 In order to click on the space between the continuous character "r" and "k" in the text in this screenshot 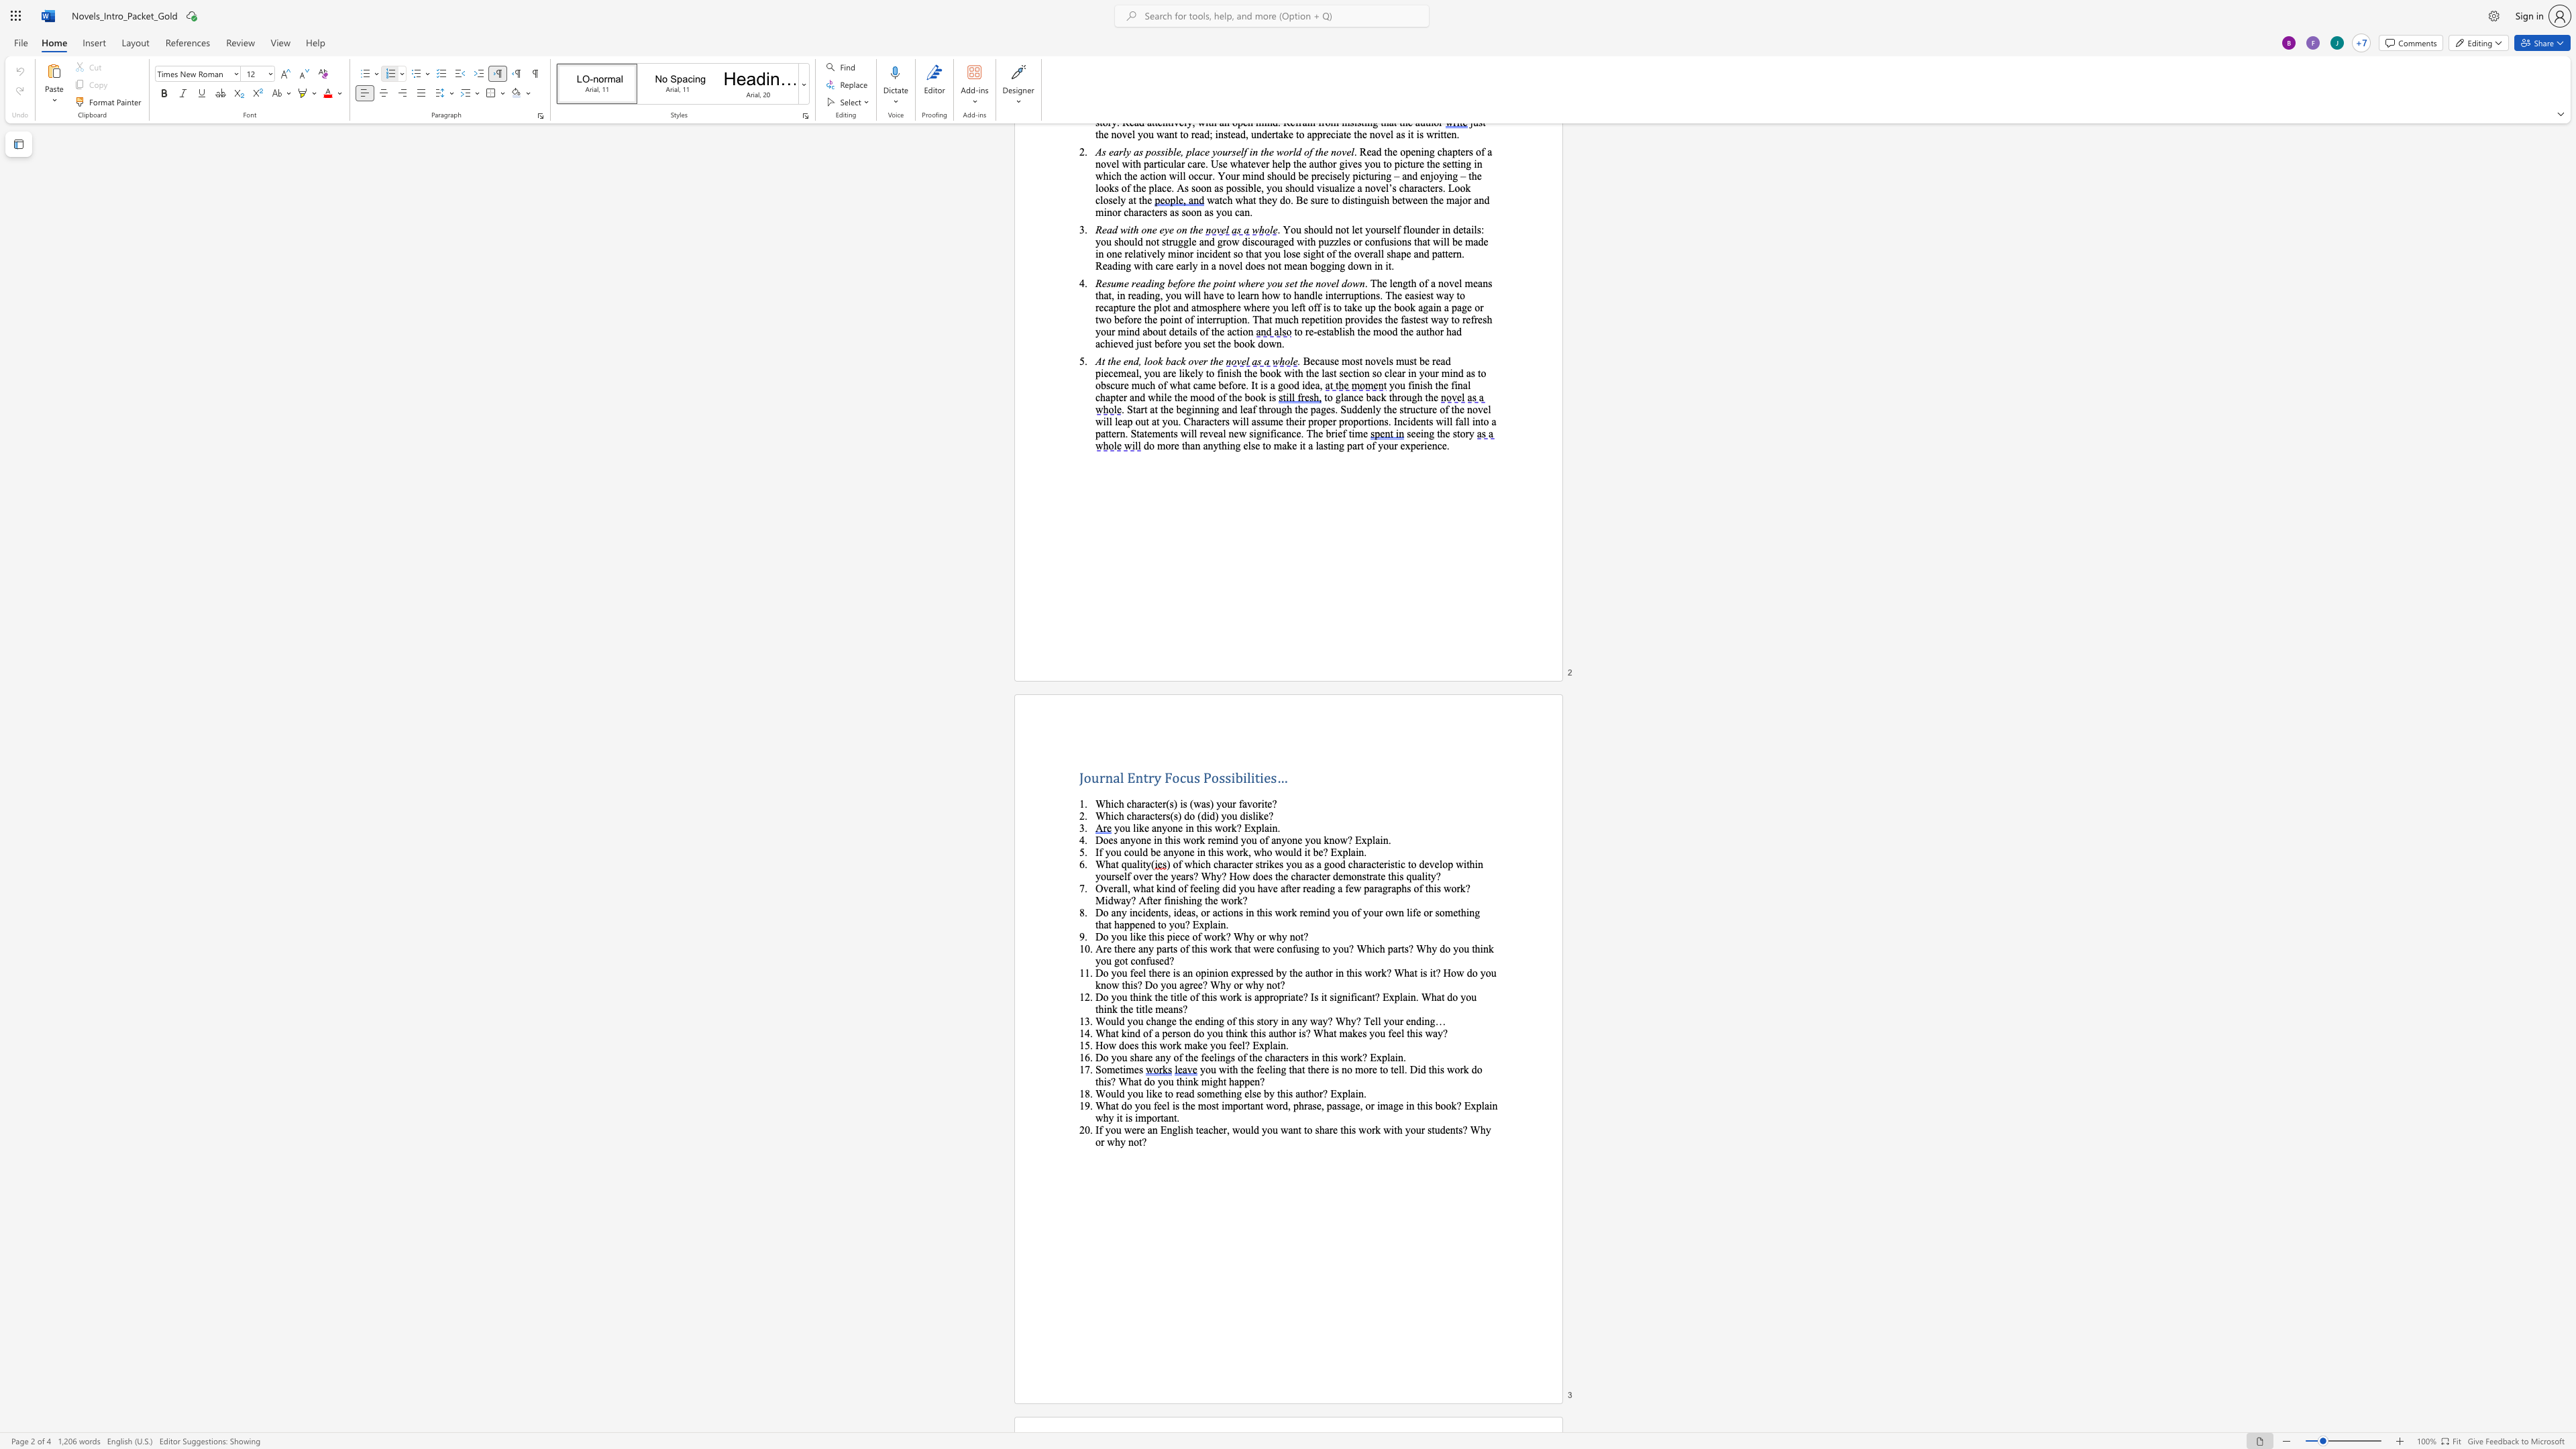, I will do `click(1356, 1057)`.